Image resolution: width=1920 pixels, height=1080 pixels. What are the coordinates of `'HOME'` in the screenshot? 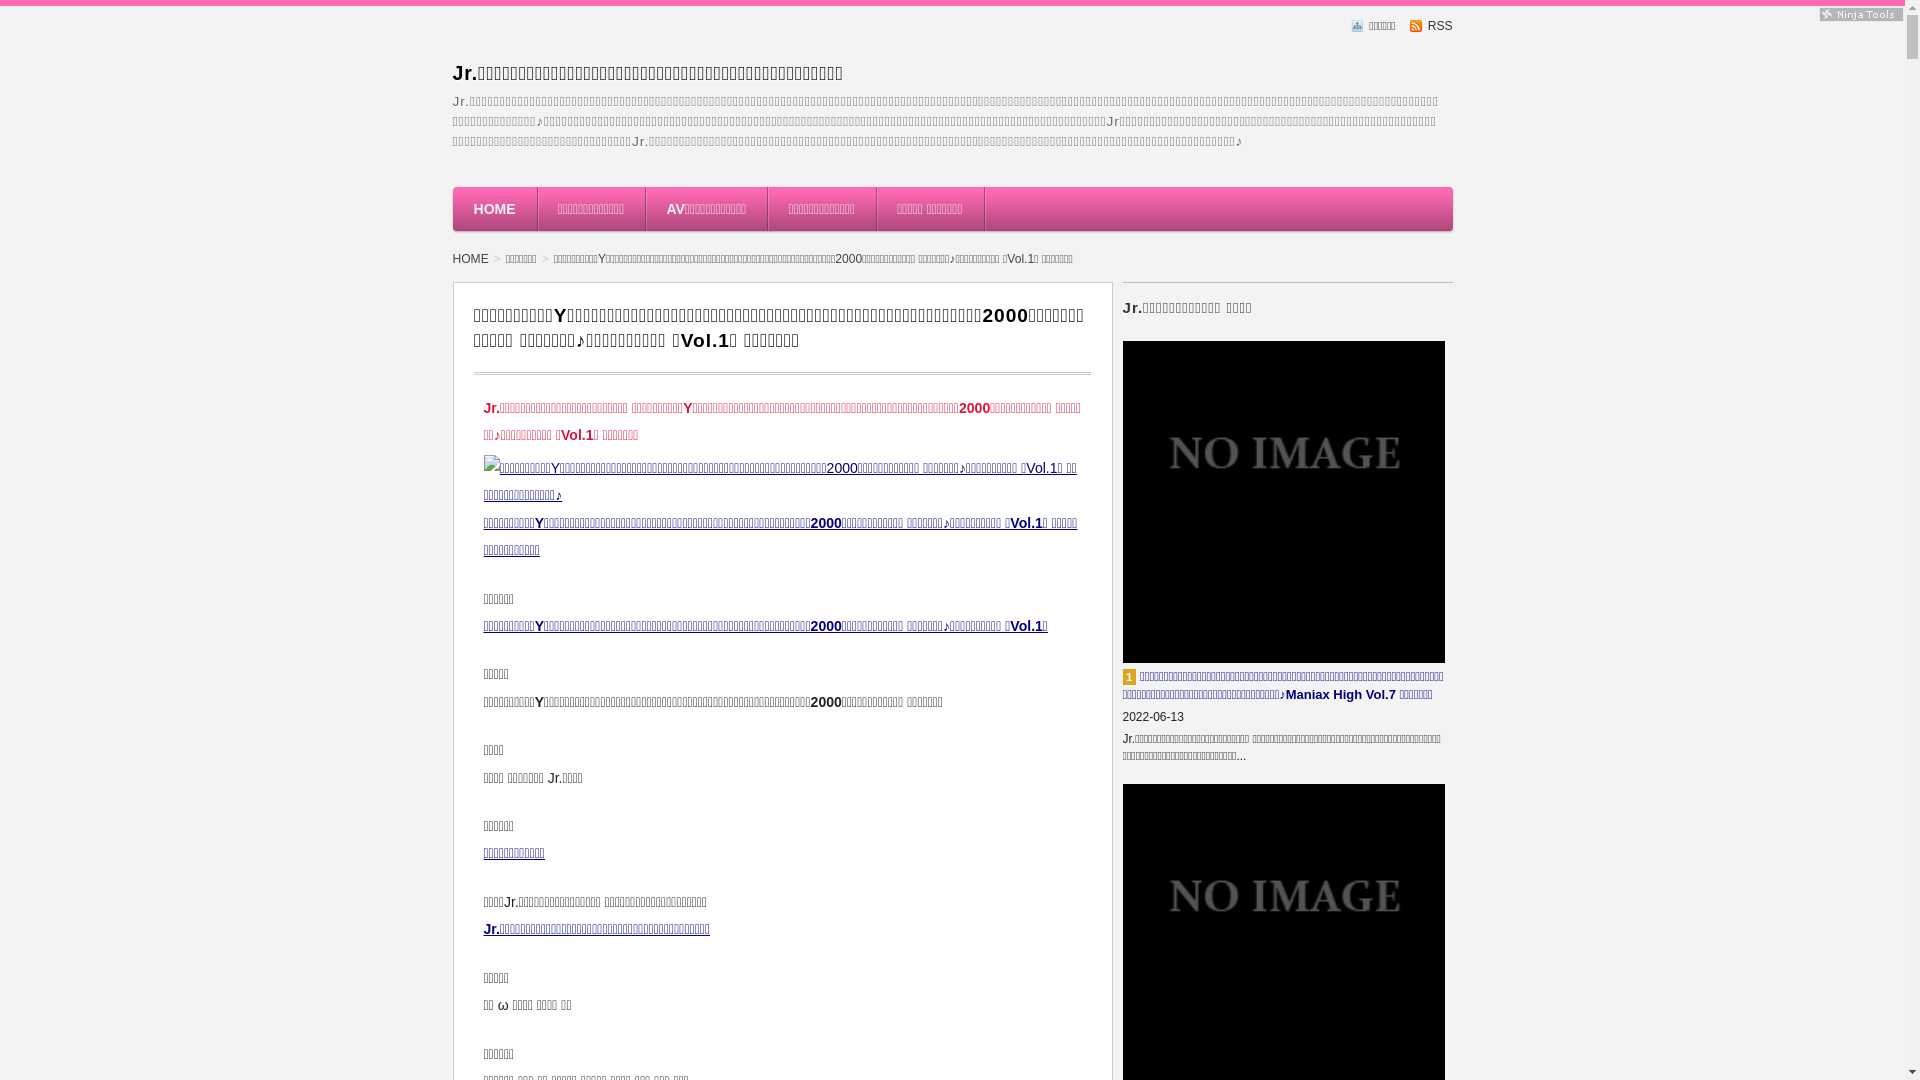 It's located at (474, 257).